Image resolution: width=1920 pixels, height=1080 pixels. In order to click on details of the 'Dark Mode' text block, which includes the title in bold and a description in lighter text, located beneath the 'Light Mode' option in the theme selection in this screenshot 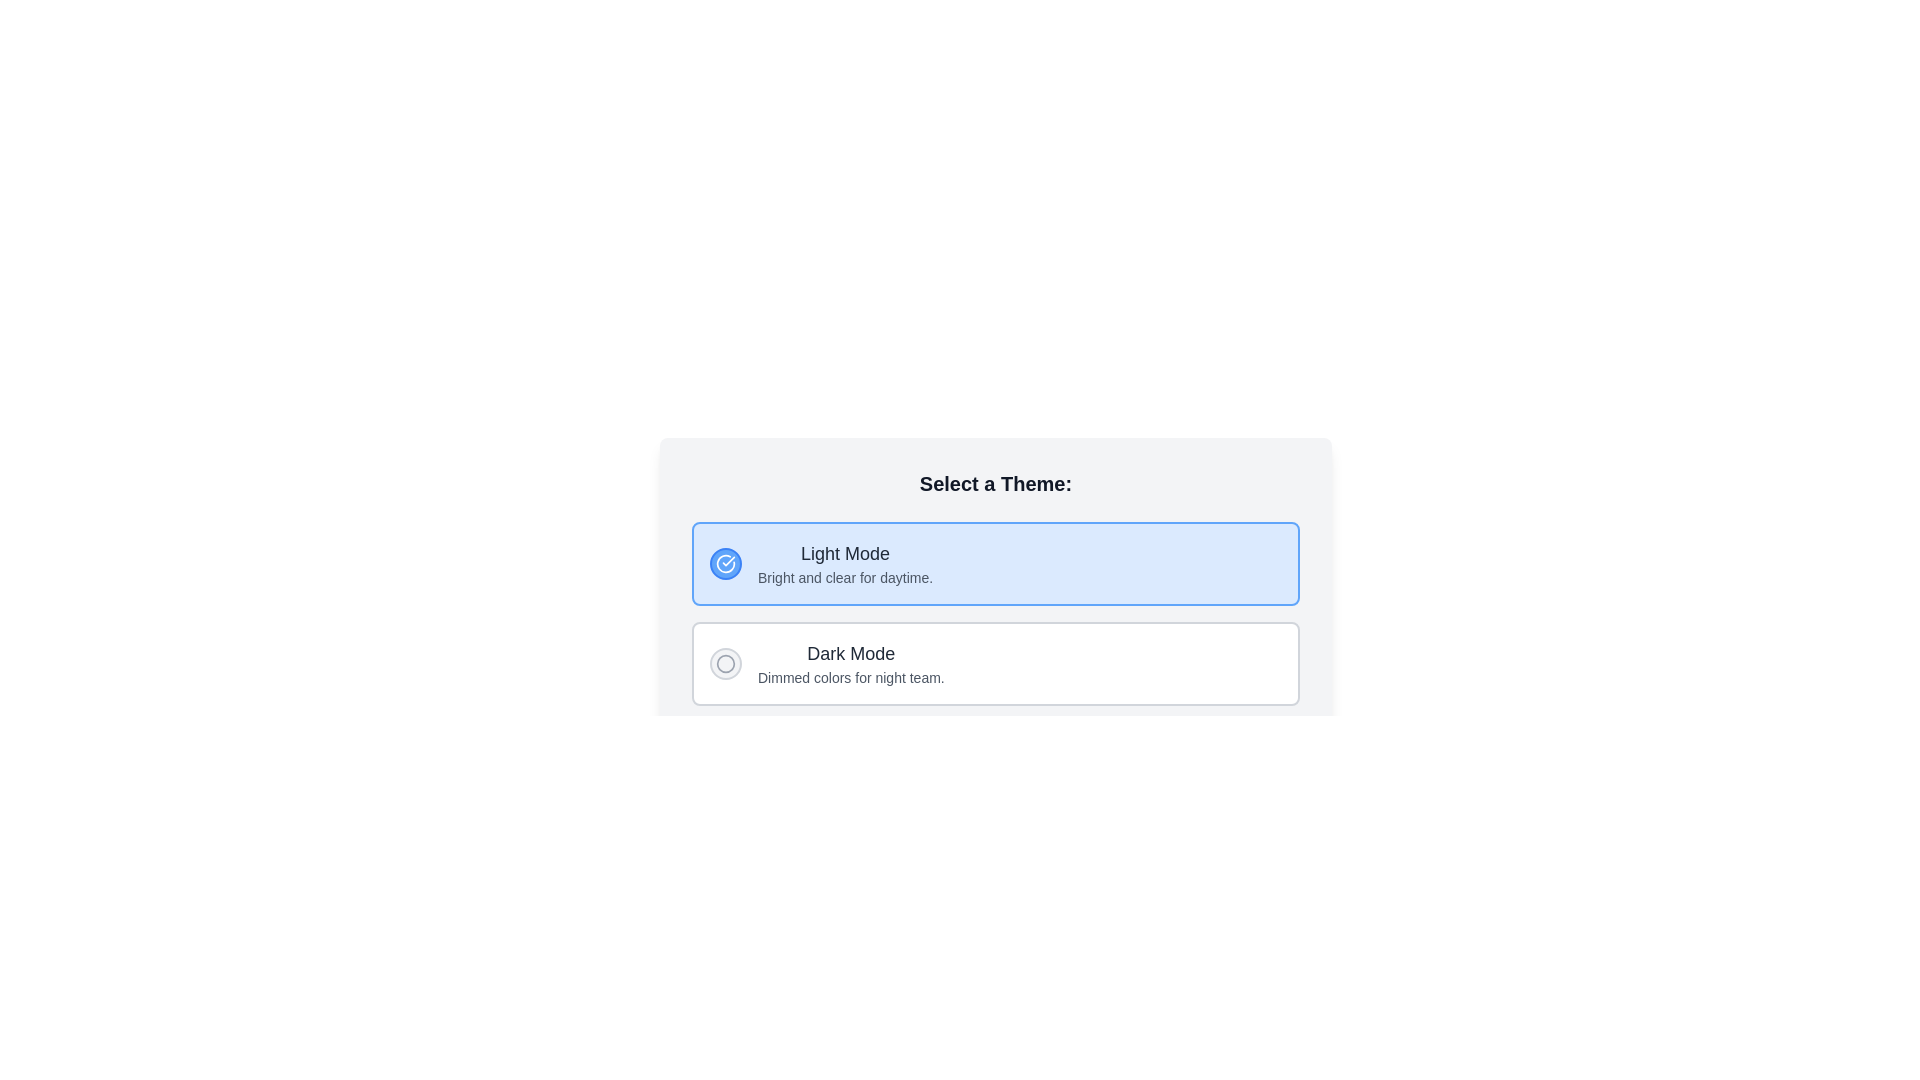, I will do `click(851, 663)`.